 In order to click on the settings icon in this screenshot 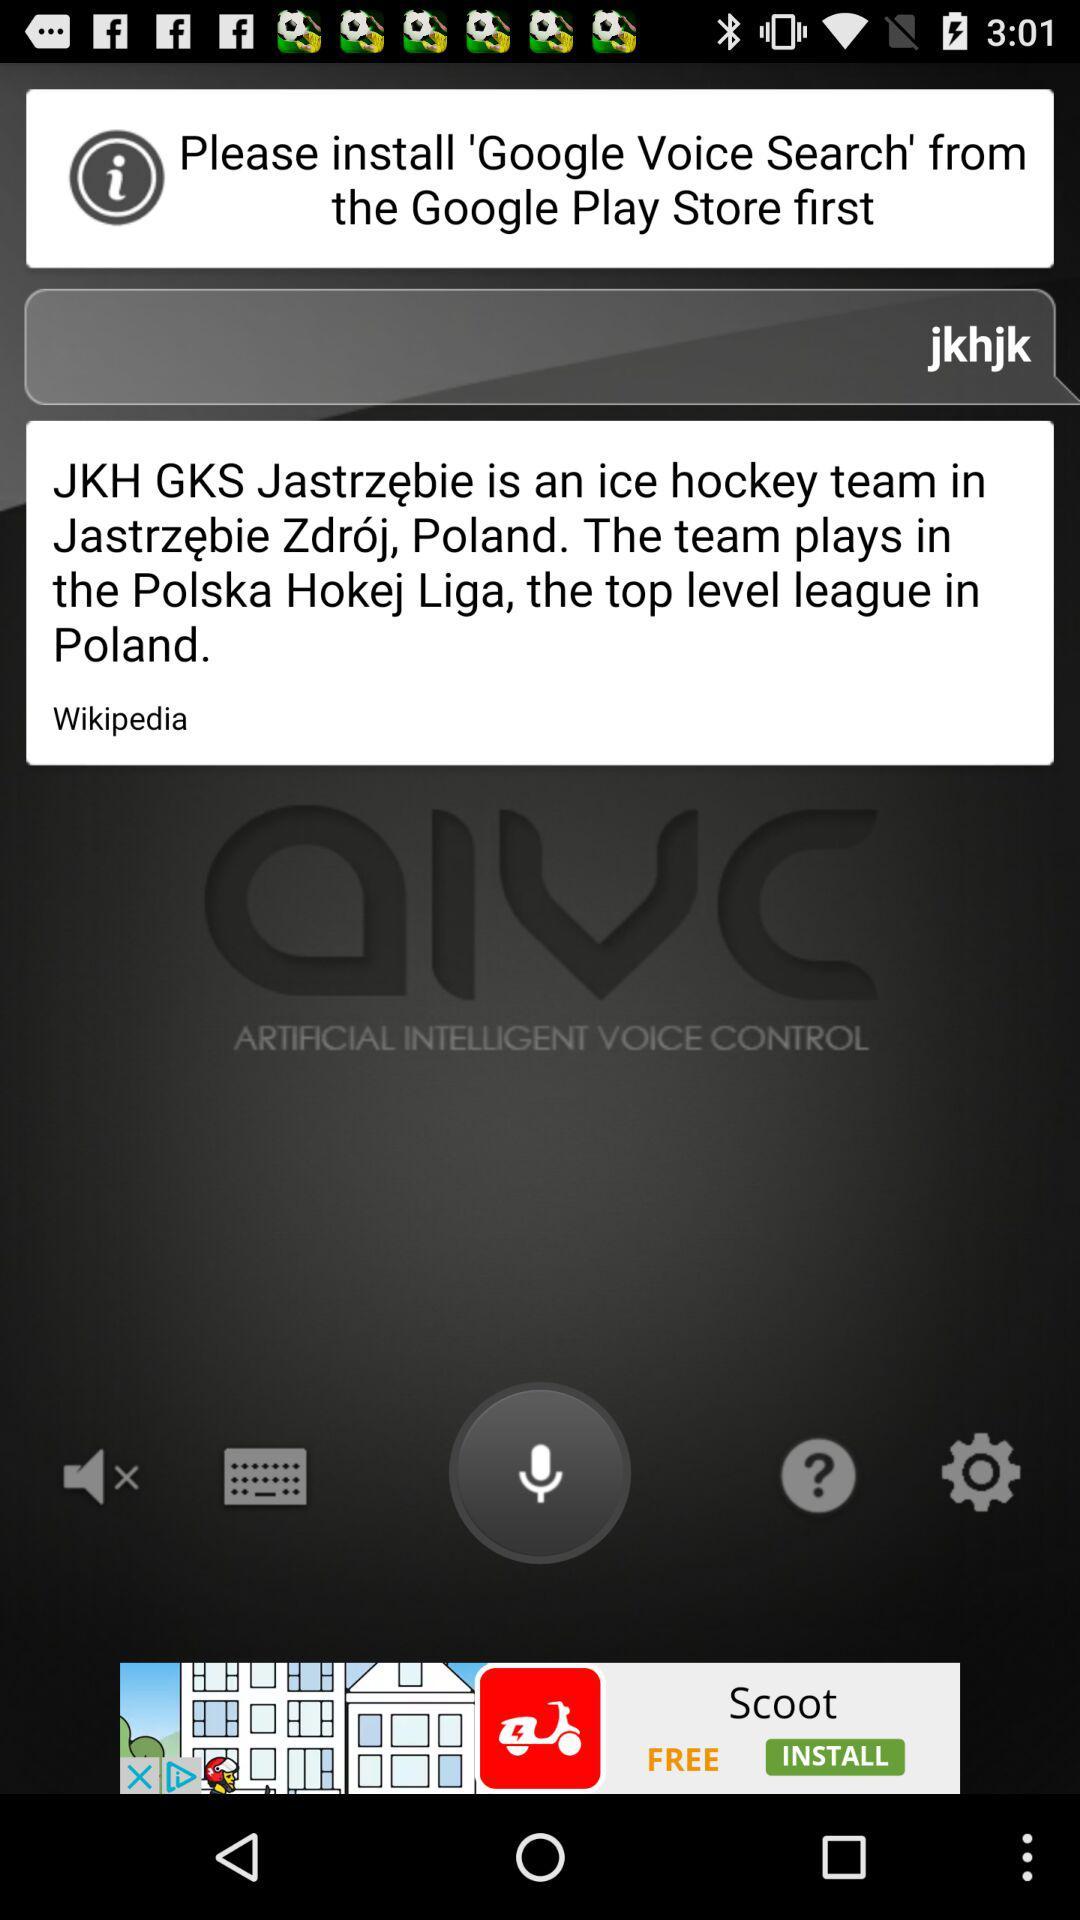, I will do `click(980, 1575)`.